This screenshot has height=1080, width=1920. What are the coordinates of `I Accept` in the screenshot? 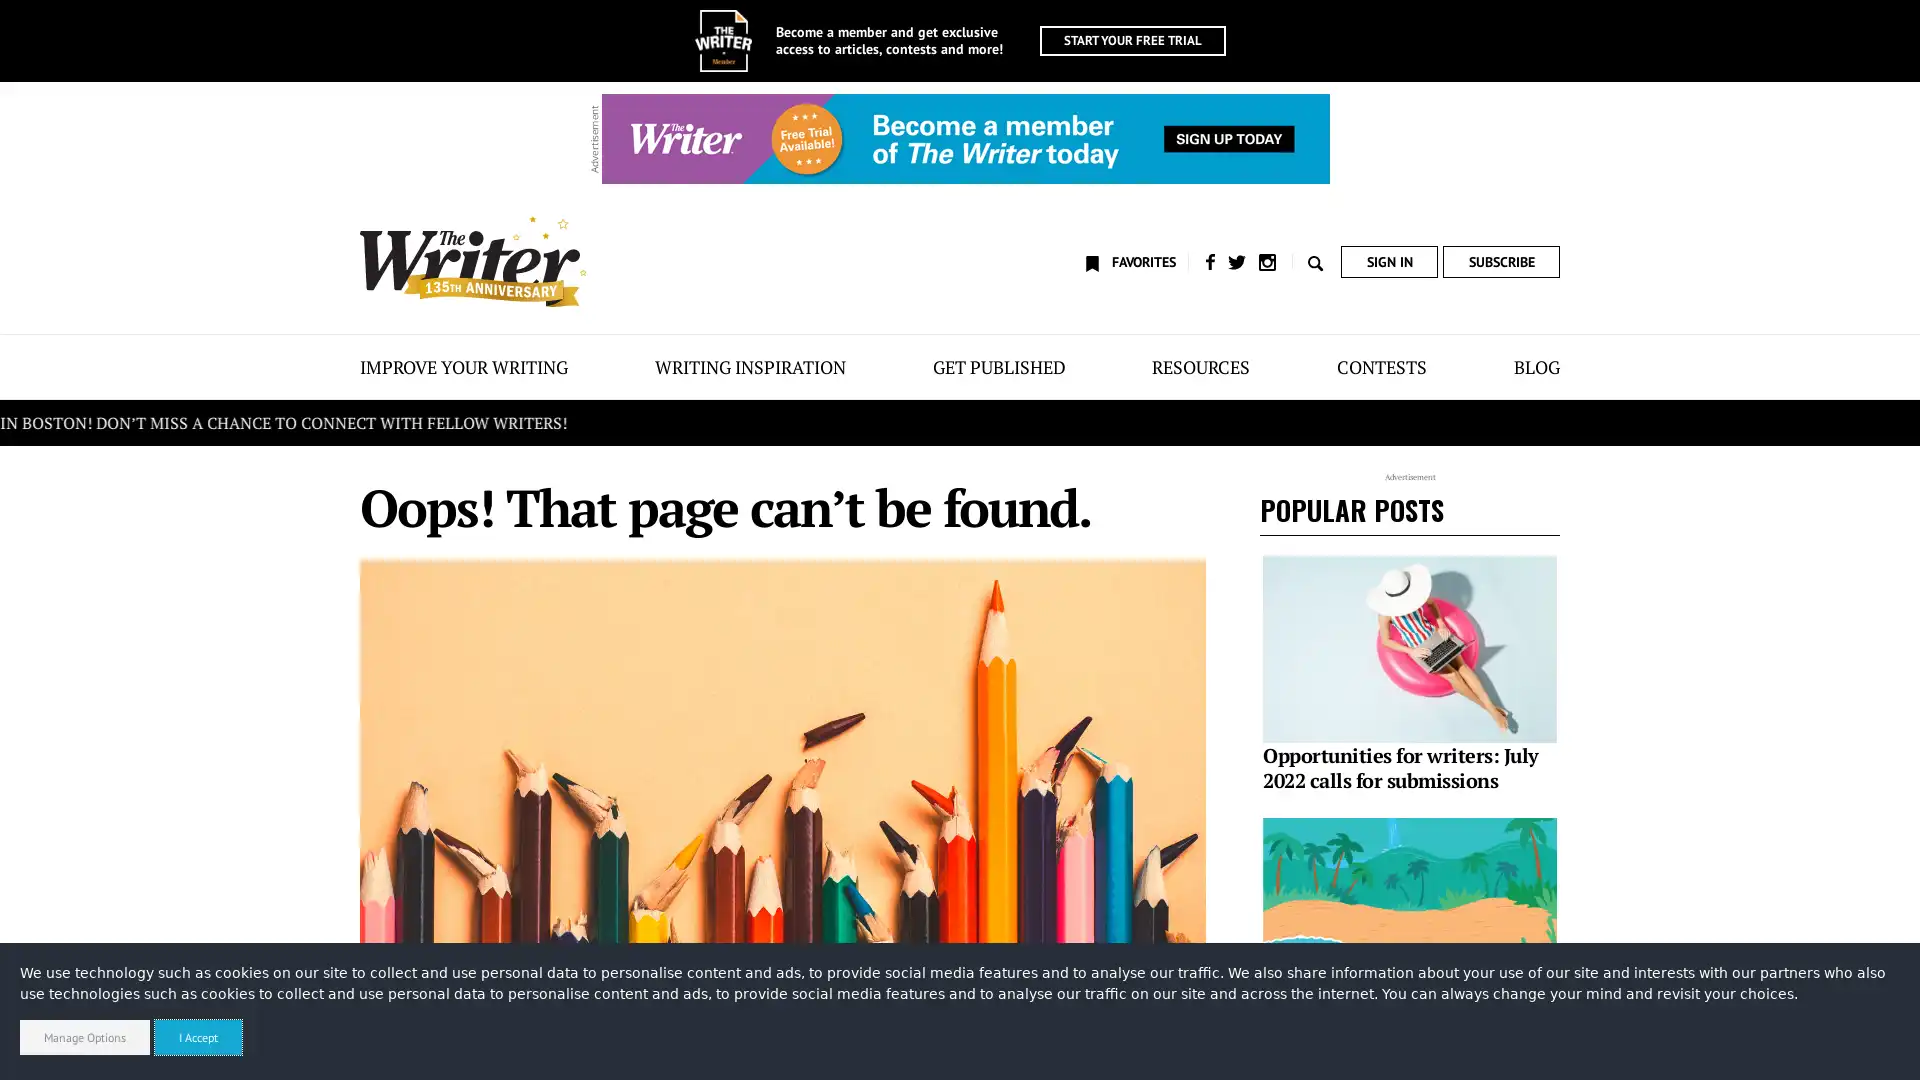 It's located at (198, 1036).